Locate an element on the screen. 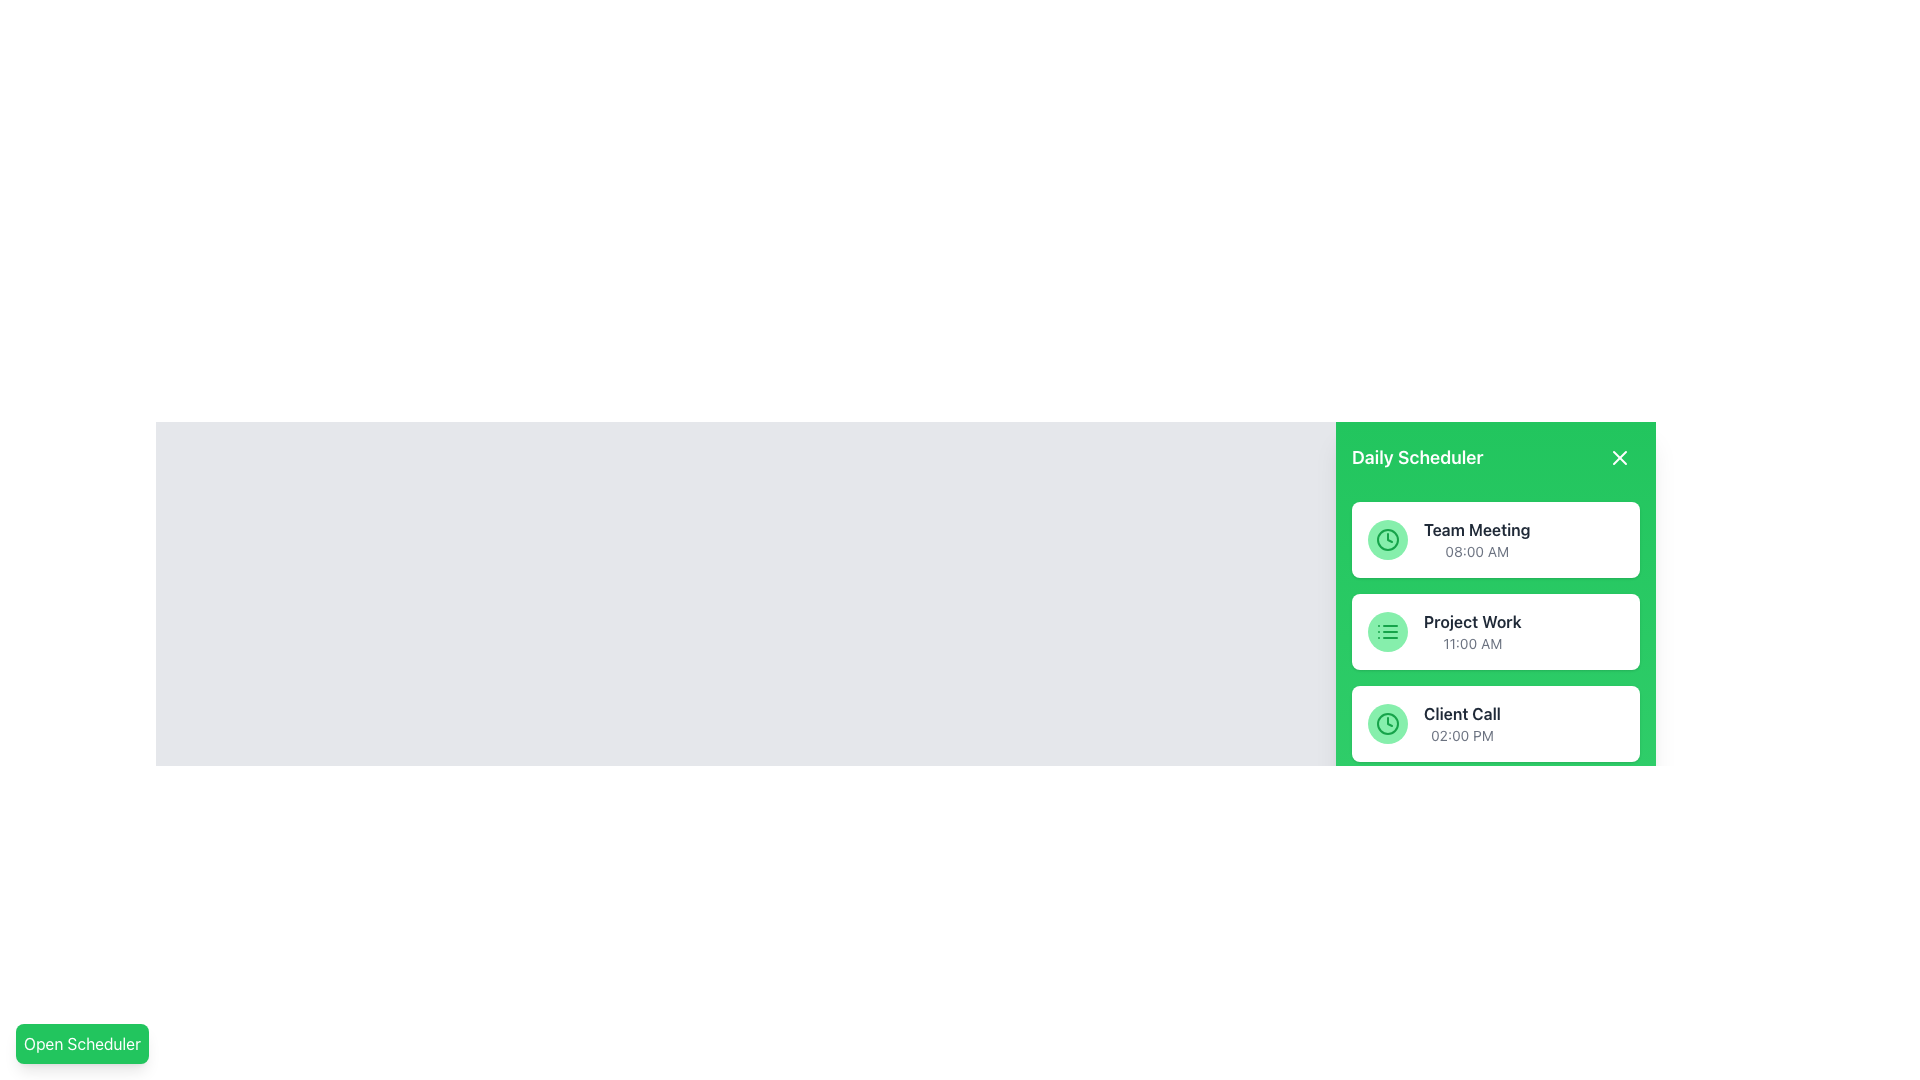 This screenshot has width=1920, height=1080. the 'Client Call' text label, which is styled in bold gray color and located in the green sidebar under the 'Daily Scheduler' section, above the timestamp '02:00 PM' is located at coordinates (1462, 712).